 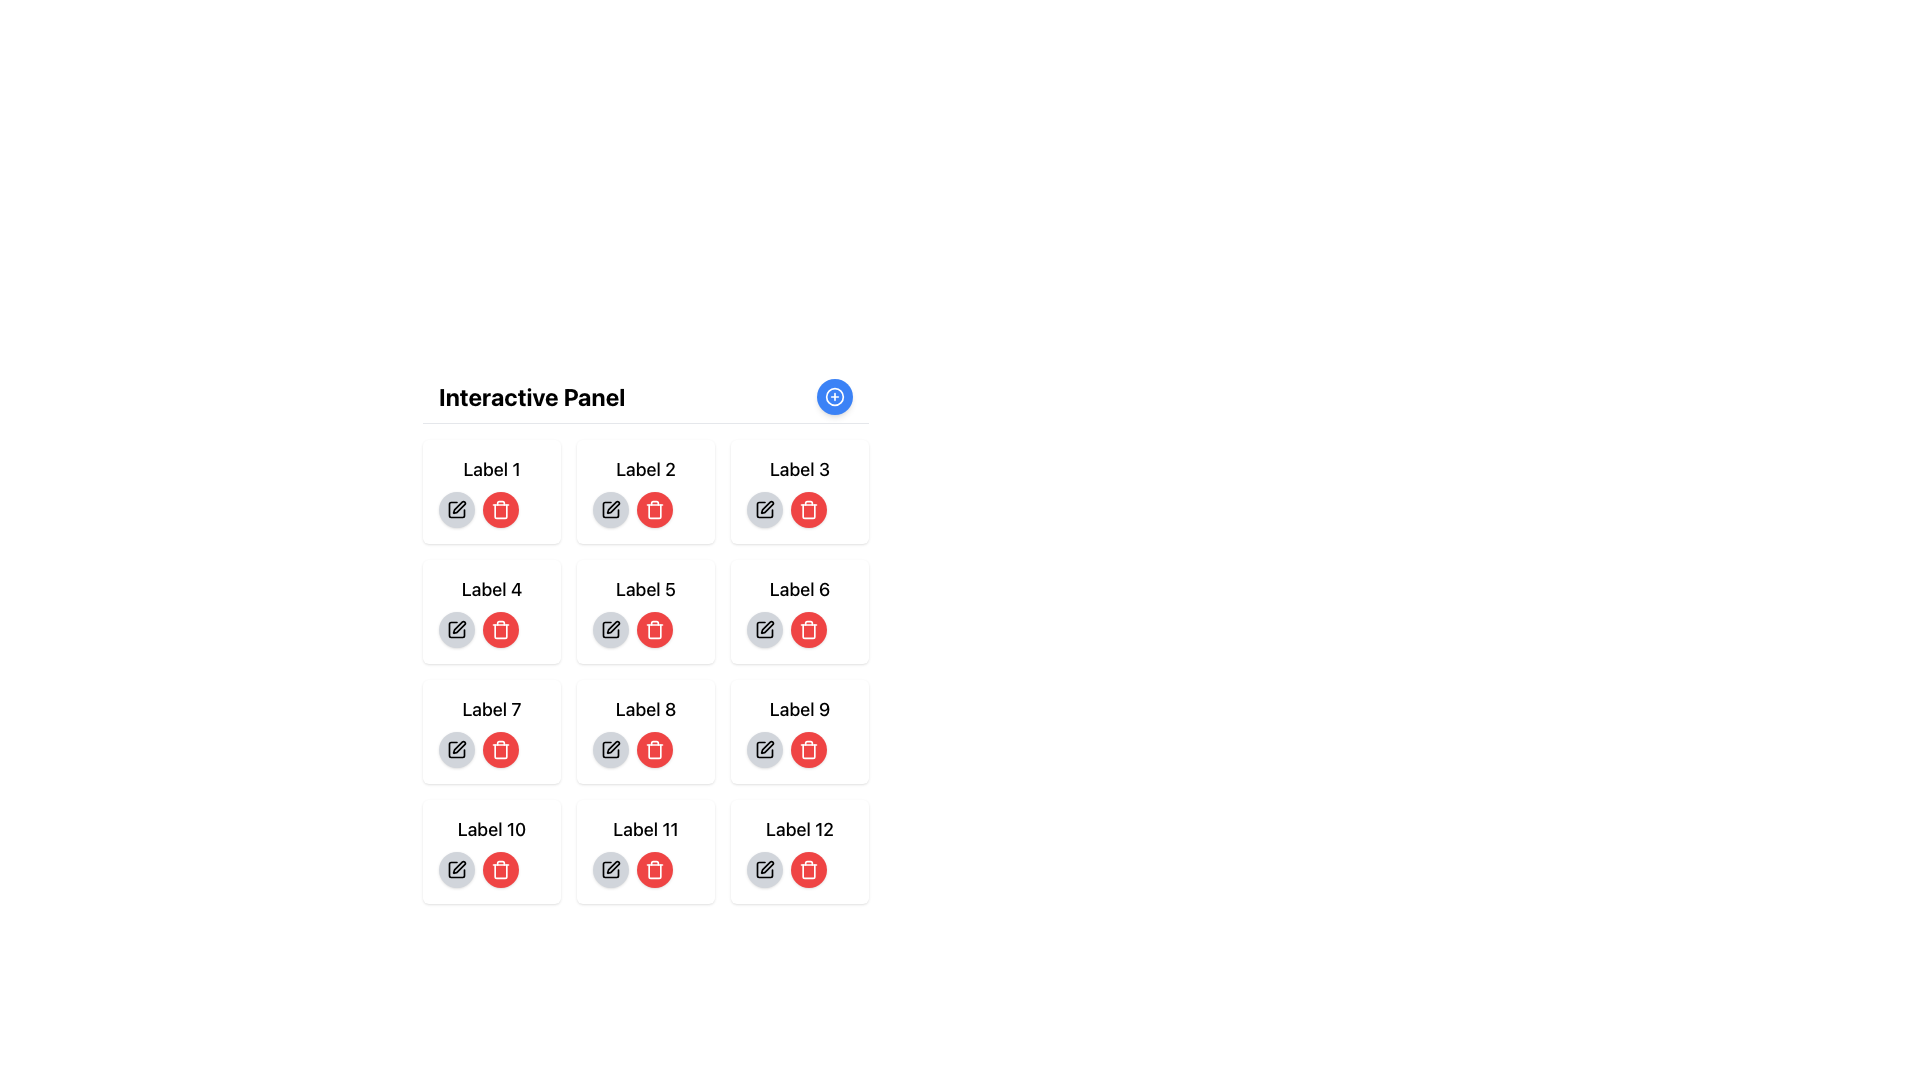 I want to click on the Edit icon, which is a square icon with a pen symbol inside it, located under the label 'Label 4' and to the left of the red trash bin icon, so click(x=455, y=628).